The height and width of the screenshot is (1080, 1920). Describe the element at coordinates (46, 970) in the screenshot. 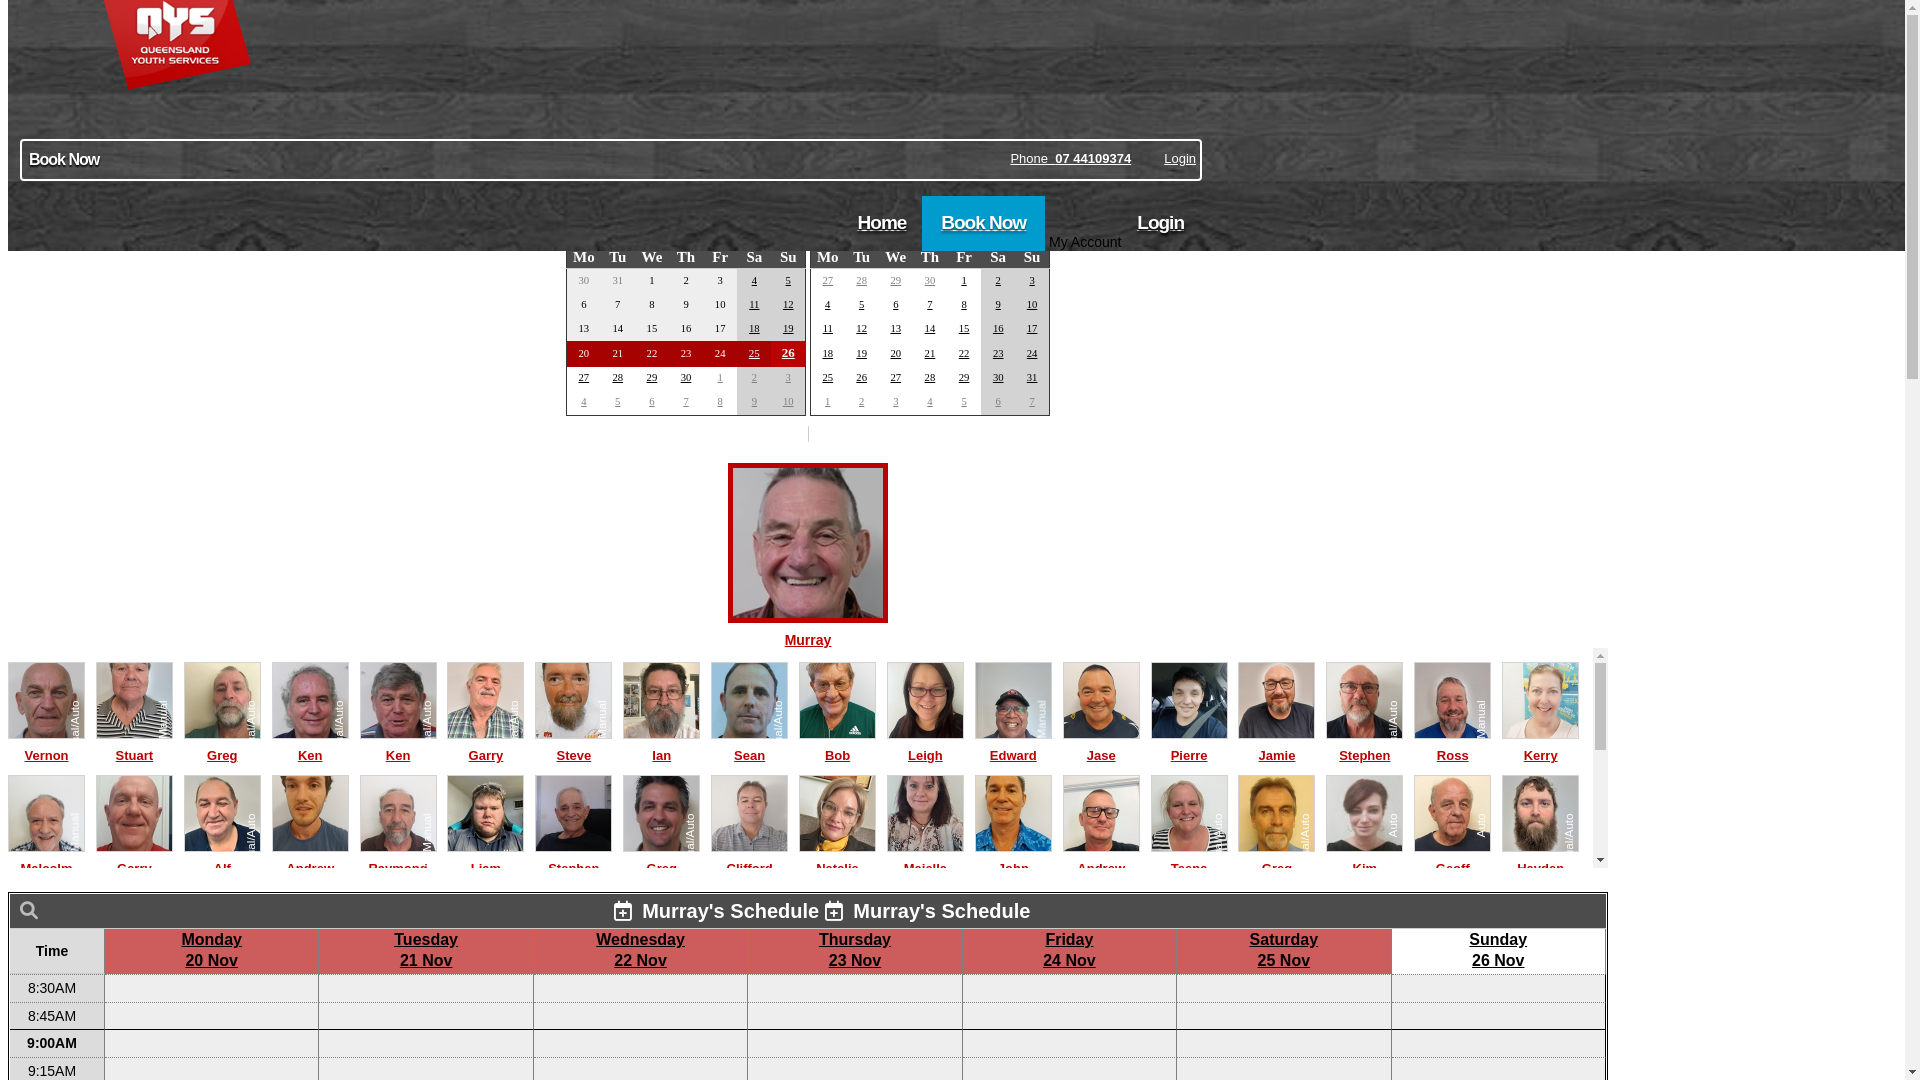

I see `'Wayne'` at that location.